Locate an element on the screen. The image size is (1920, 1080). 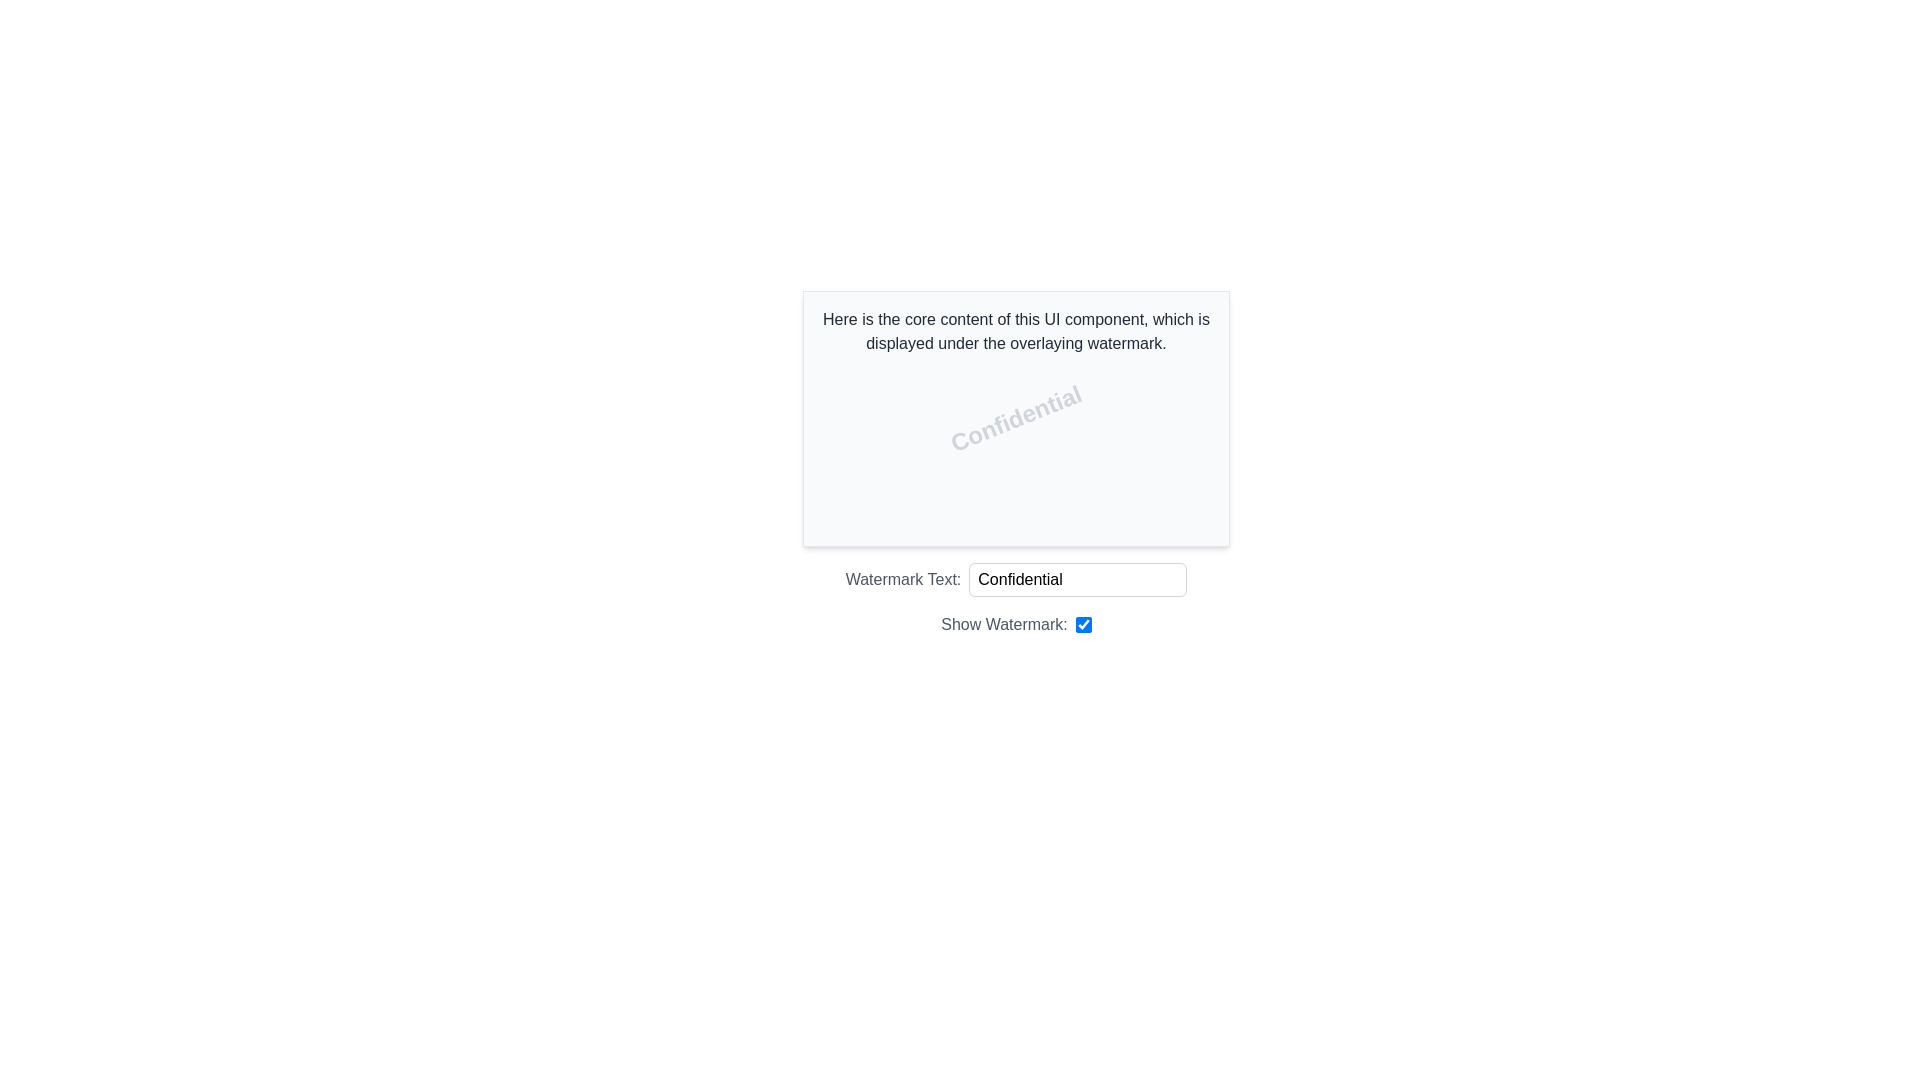
the text label that indicates the watermark toggle feature, which is positioned above the checkbox near the center bottom of the UI is located at coordinates (1004, 623).